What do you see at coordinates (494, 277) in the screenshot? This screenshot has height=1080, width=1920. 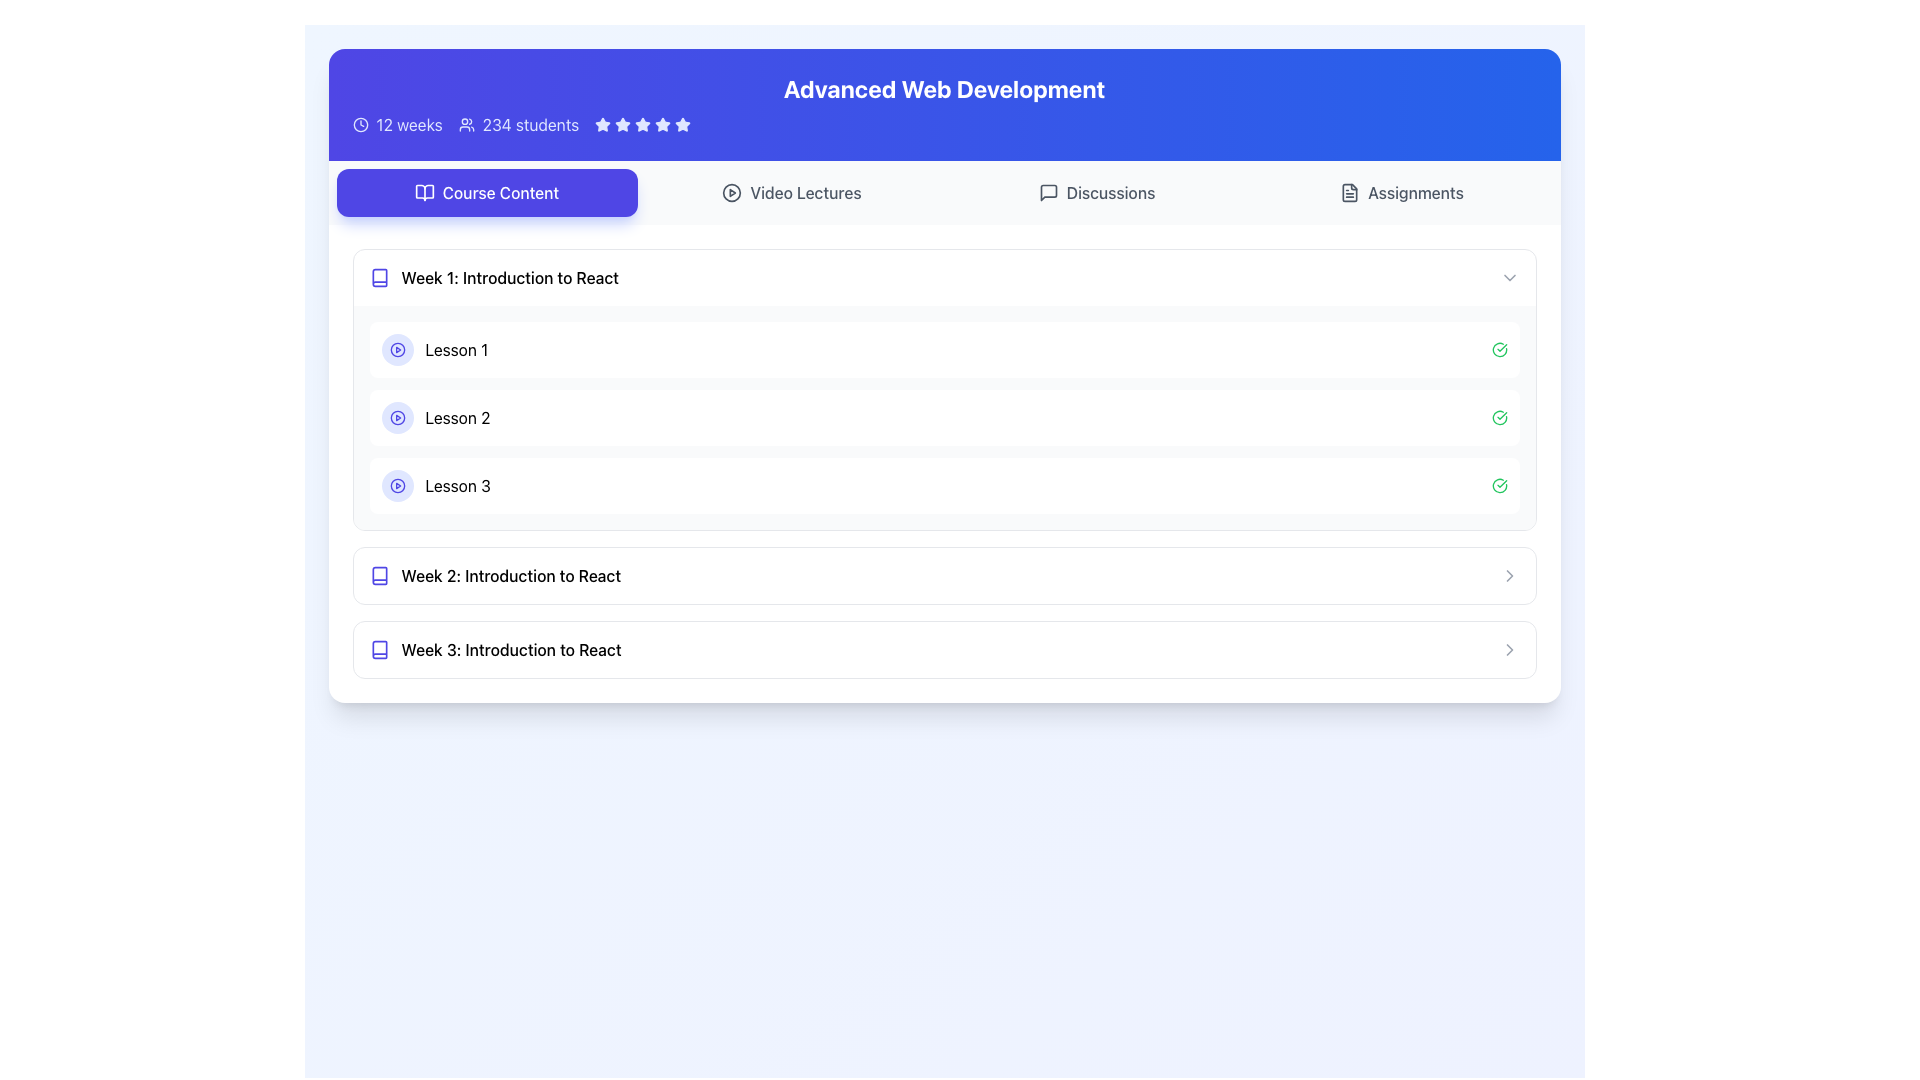 I see `the clickable text label 'Week 1: Introduction to React' with the book icon` at bounding box center [494, 277].